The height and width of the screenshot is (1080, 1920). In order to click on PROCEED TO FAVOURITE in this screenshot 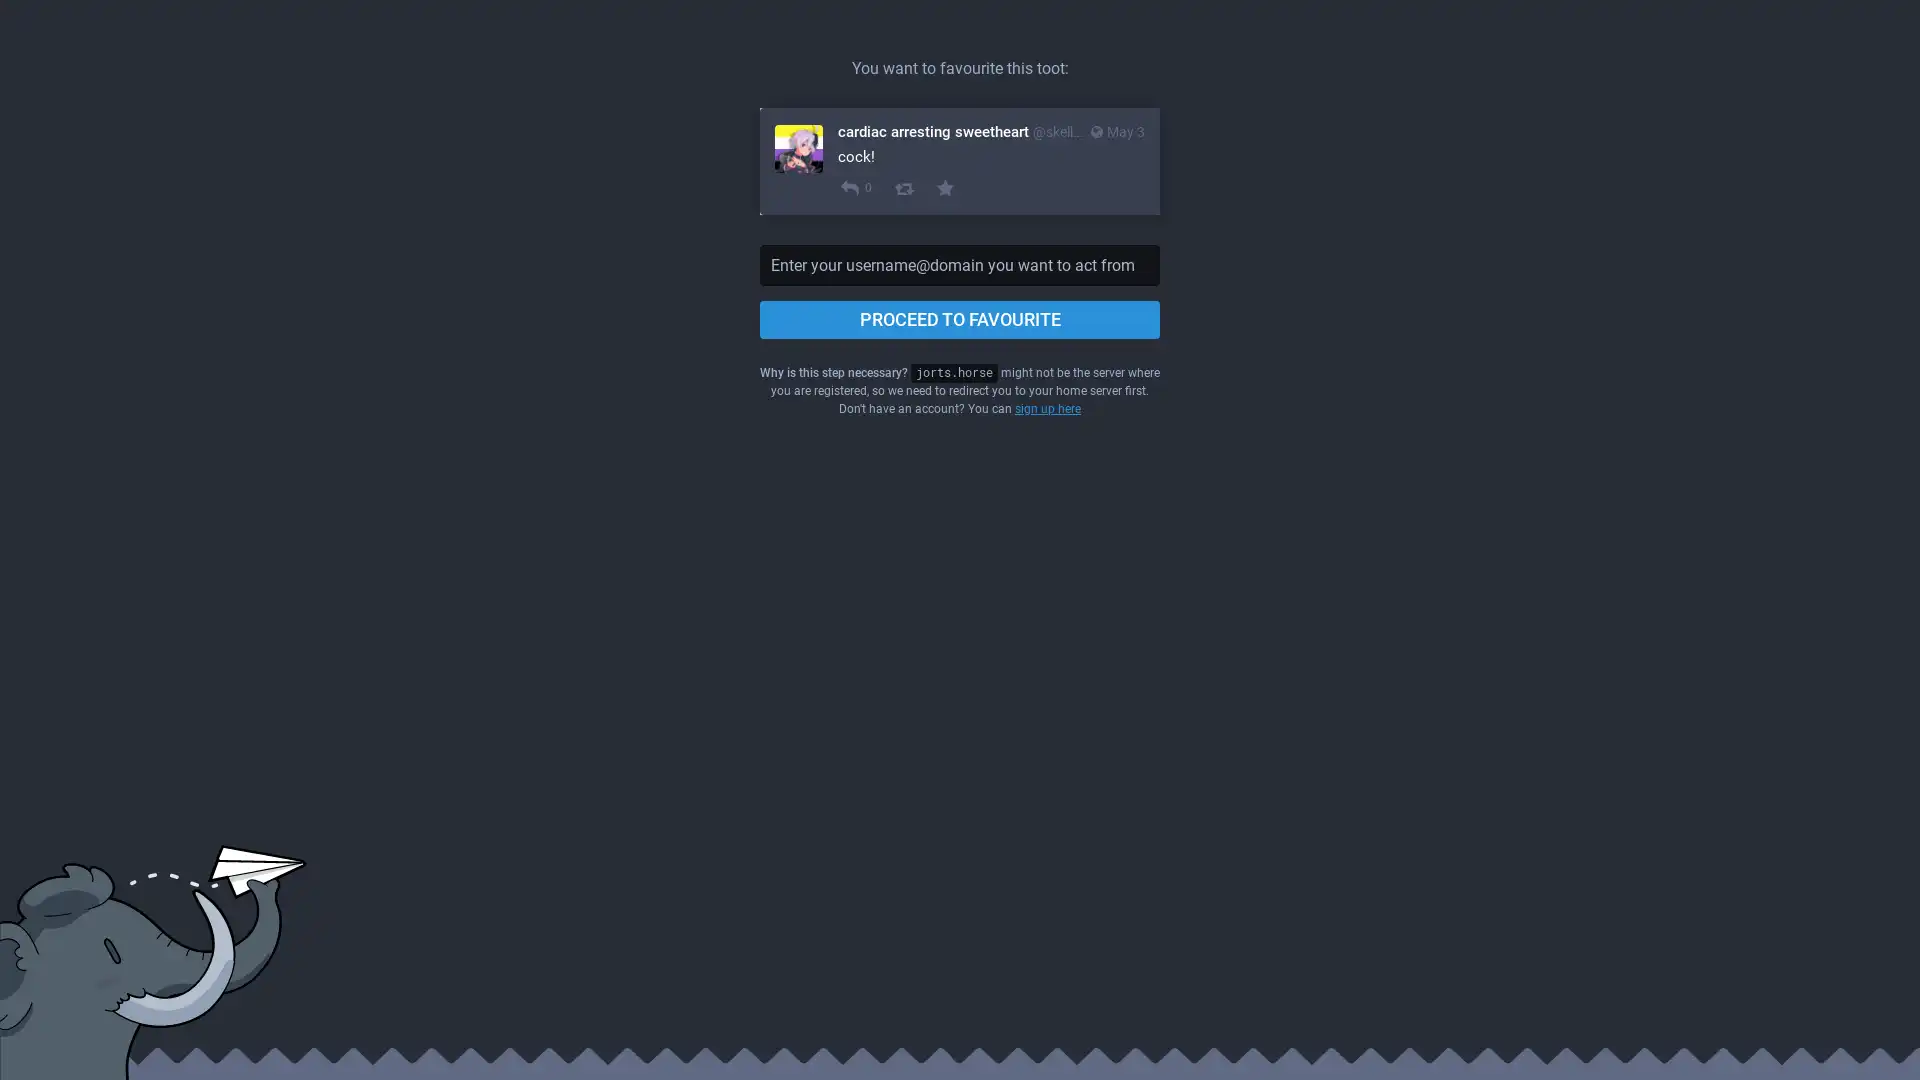, I will do `click(960, 319)`.